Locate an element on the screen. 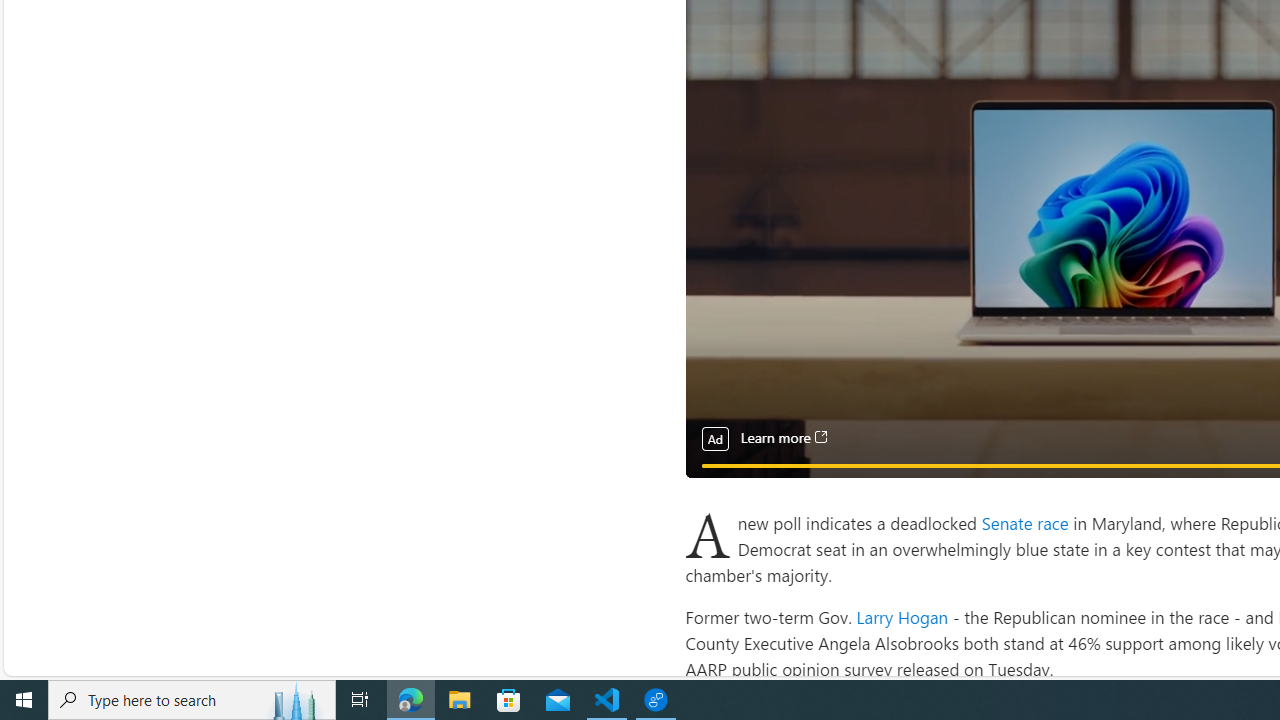 This screenshot has height=720, width=1280. 'Learn more' is located at coordinates (782, 437).